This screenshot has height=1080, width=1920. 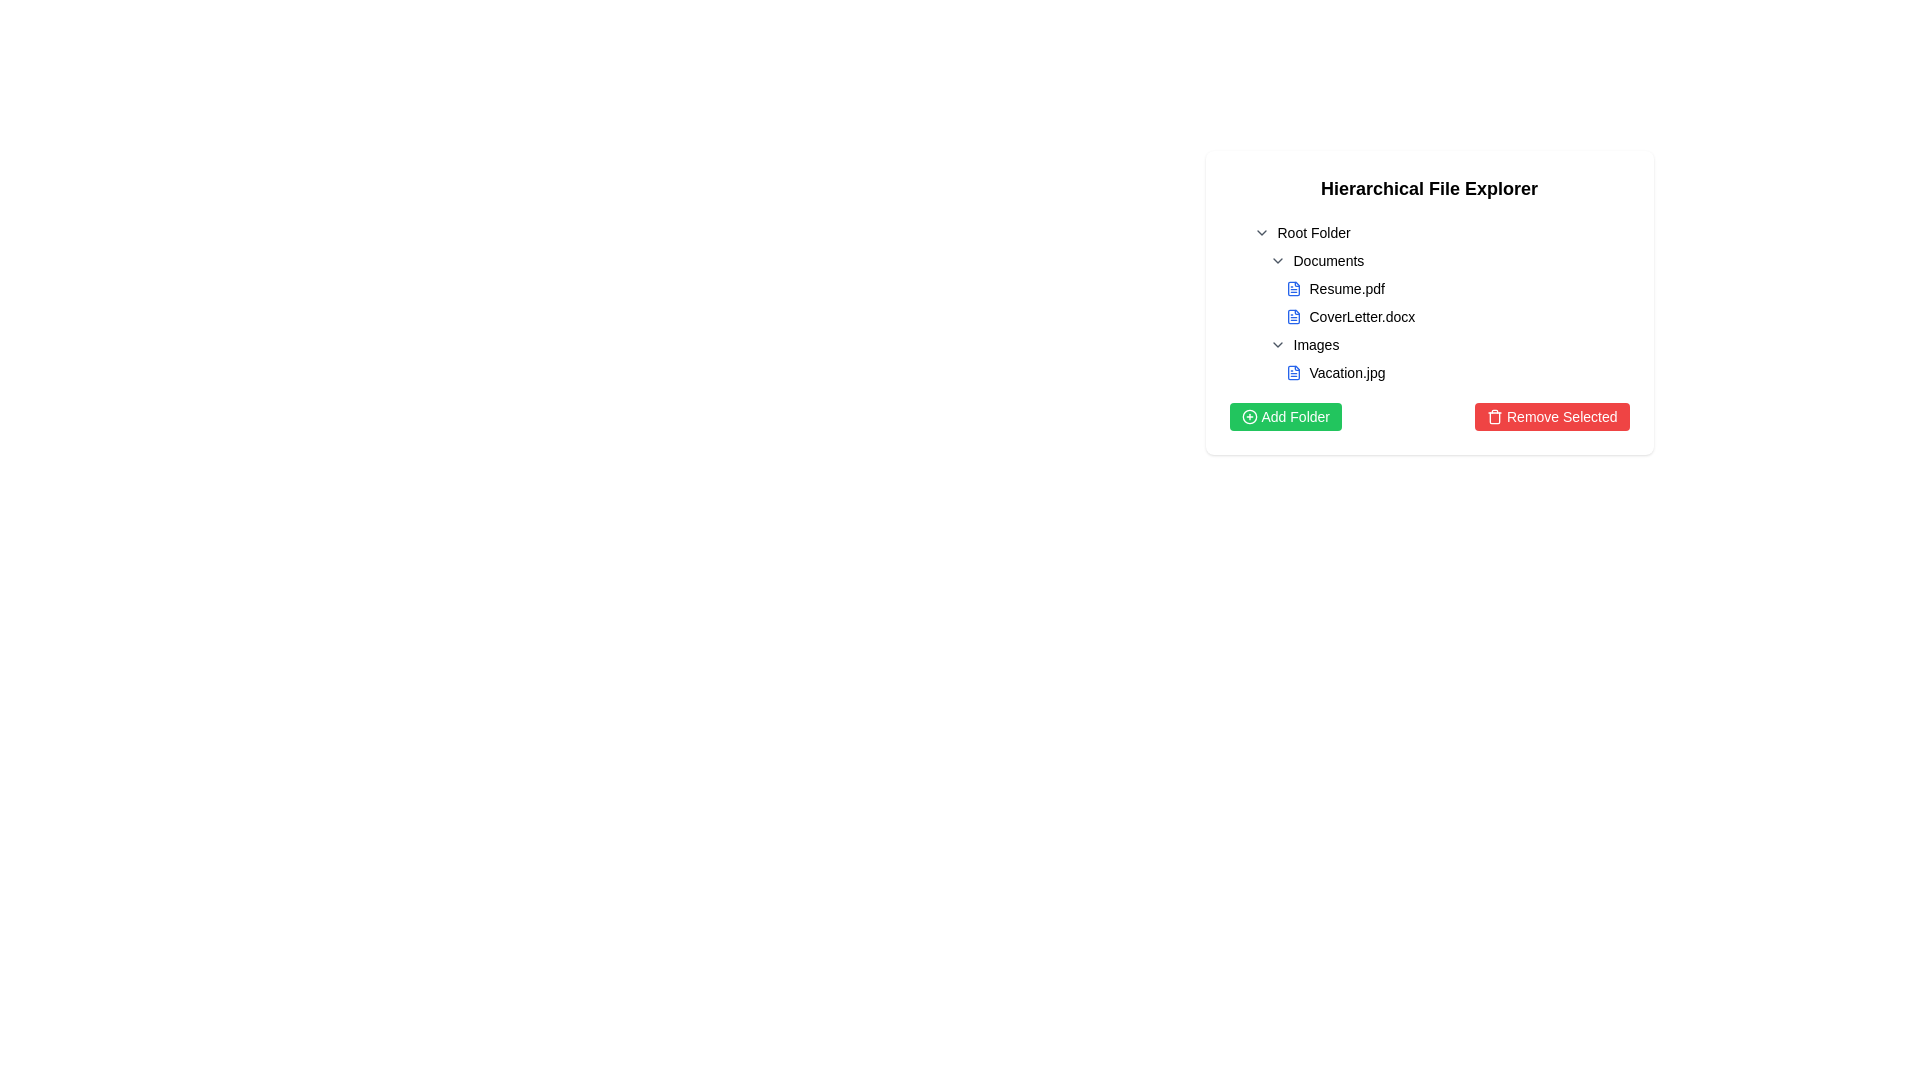 I want to click on the trash bin icon, which is located to the left of the 'Remove Selected' text label in the interface, indicating its function to remove selected items, so click(x=1494, y=415).